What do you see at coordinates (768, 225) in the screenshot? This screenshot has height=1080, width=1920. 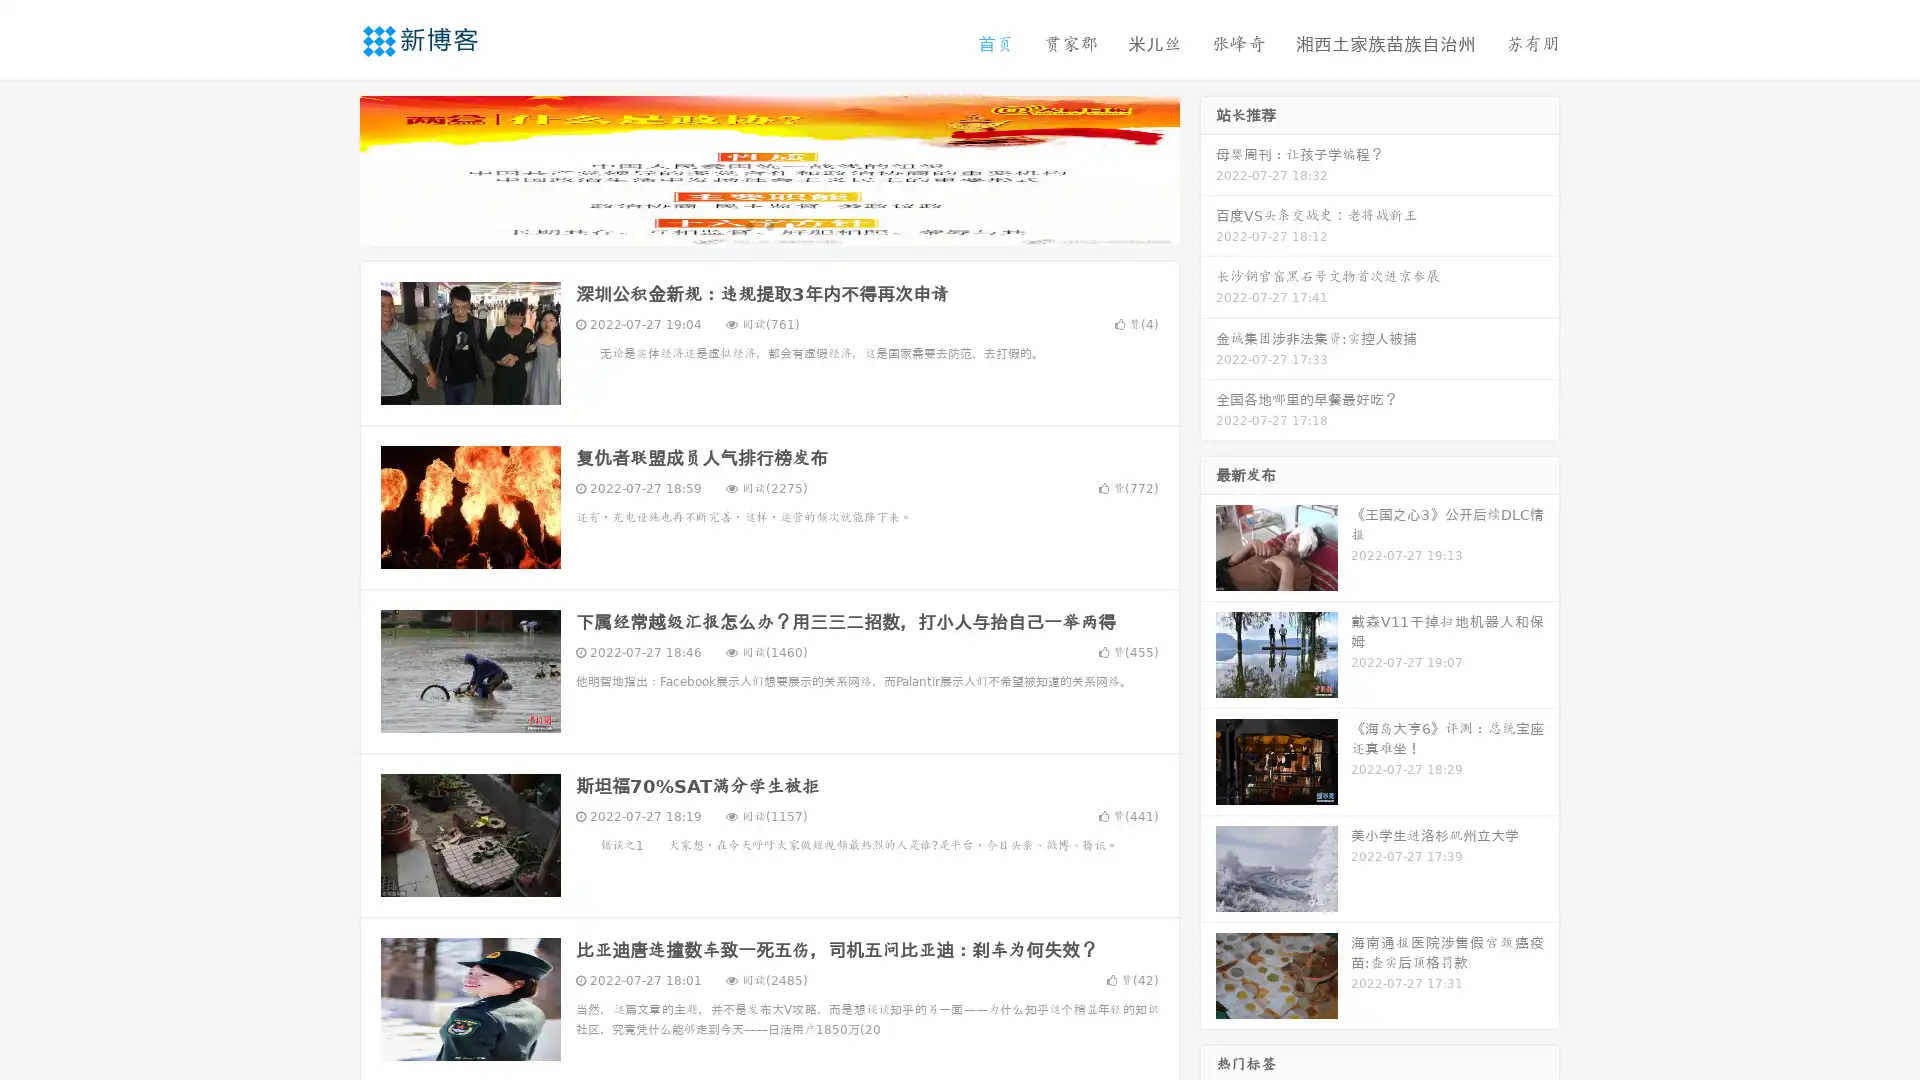 I see `Go to slide 2` at bounding box center [768, 225].